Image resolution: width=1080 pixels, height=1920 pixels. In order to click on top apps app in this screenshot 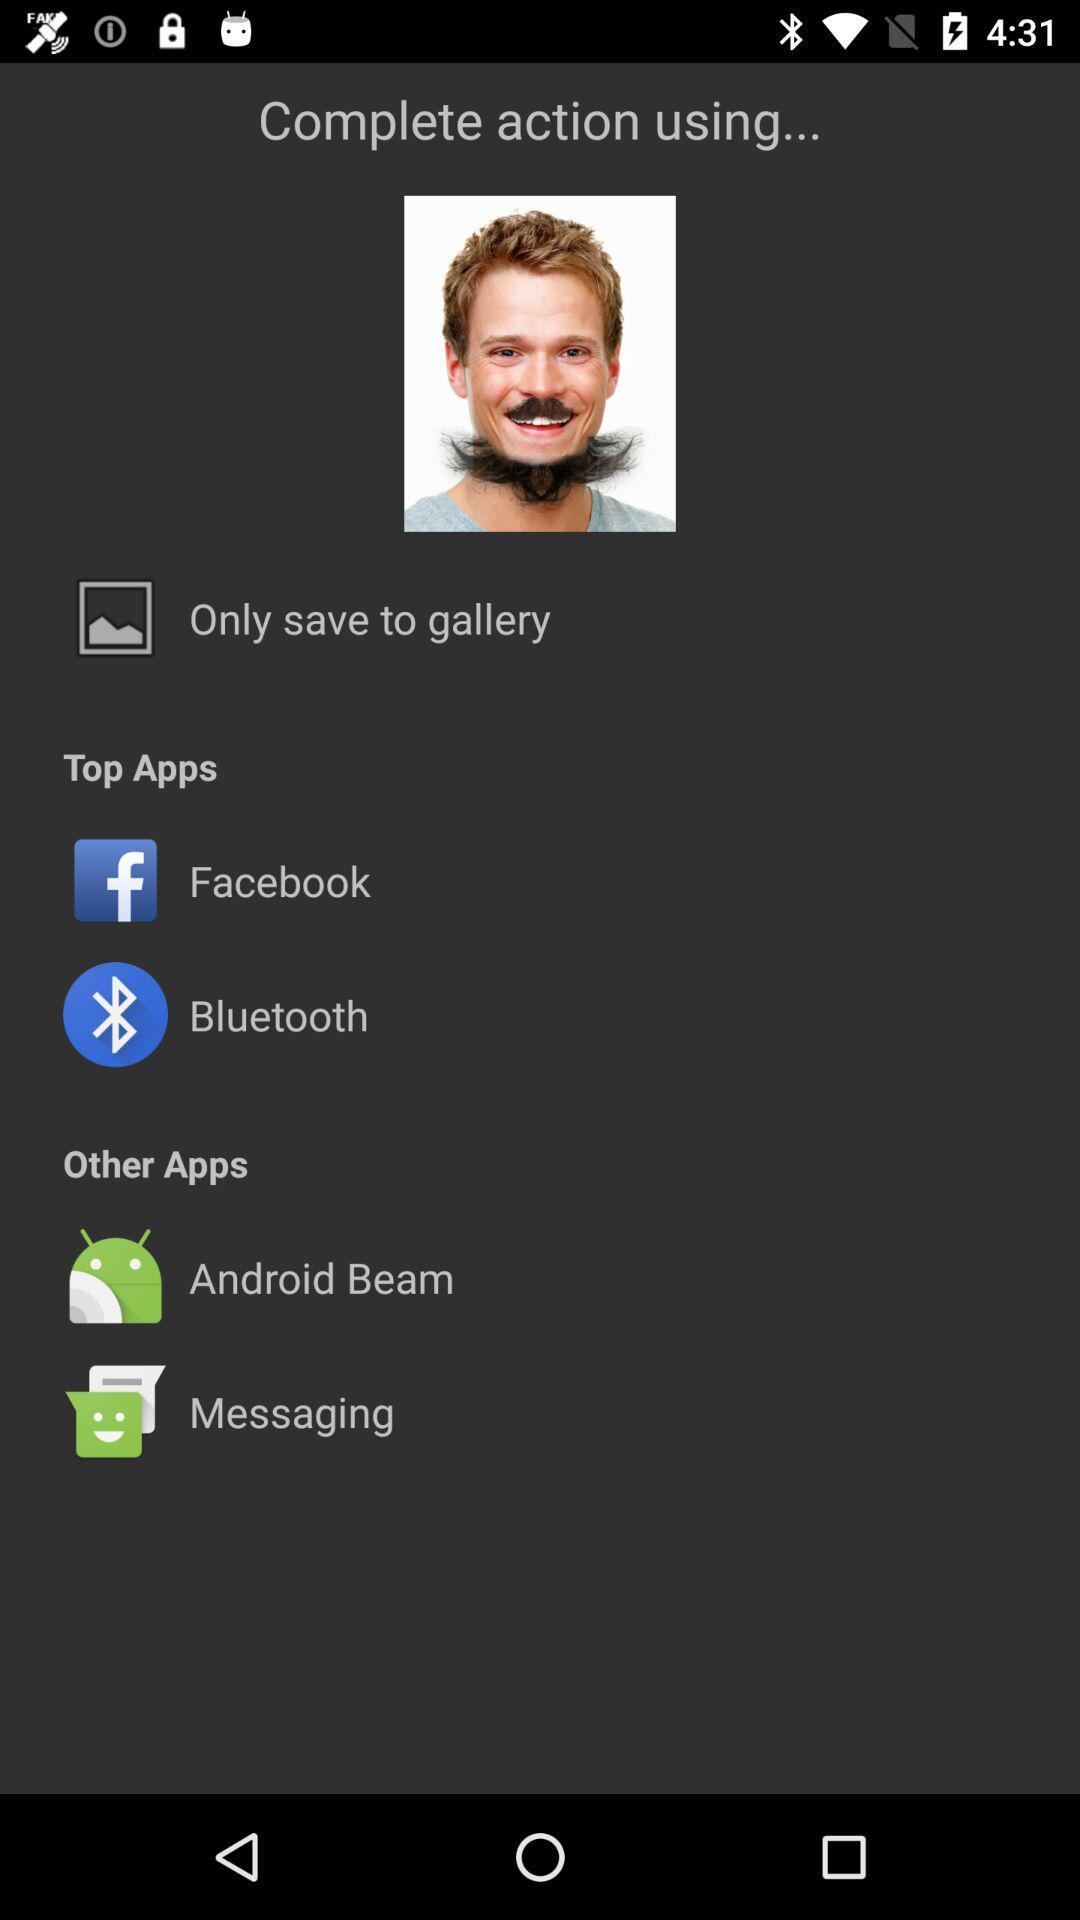, I will do `click(139, 765)`.